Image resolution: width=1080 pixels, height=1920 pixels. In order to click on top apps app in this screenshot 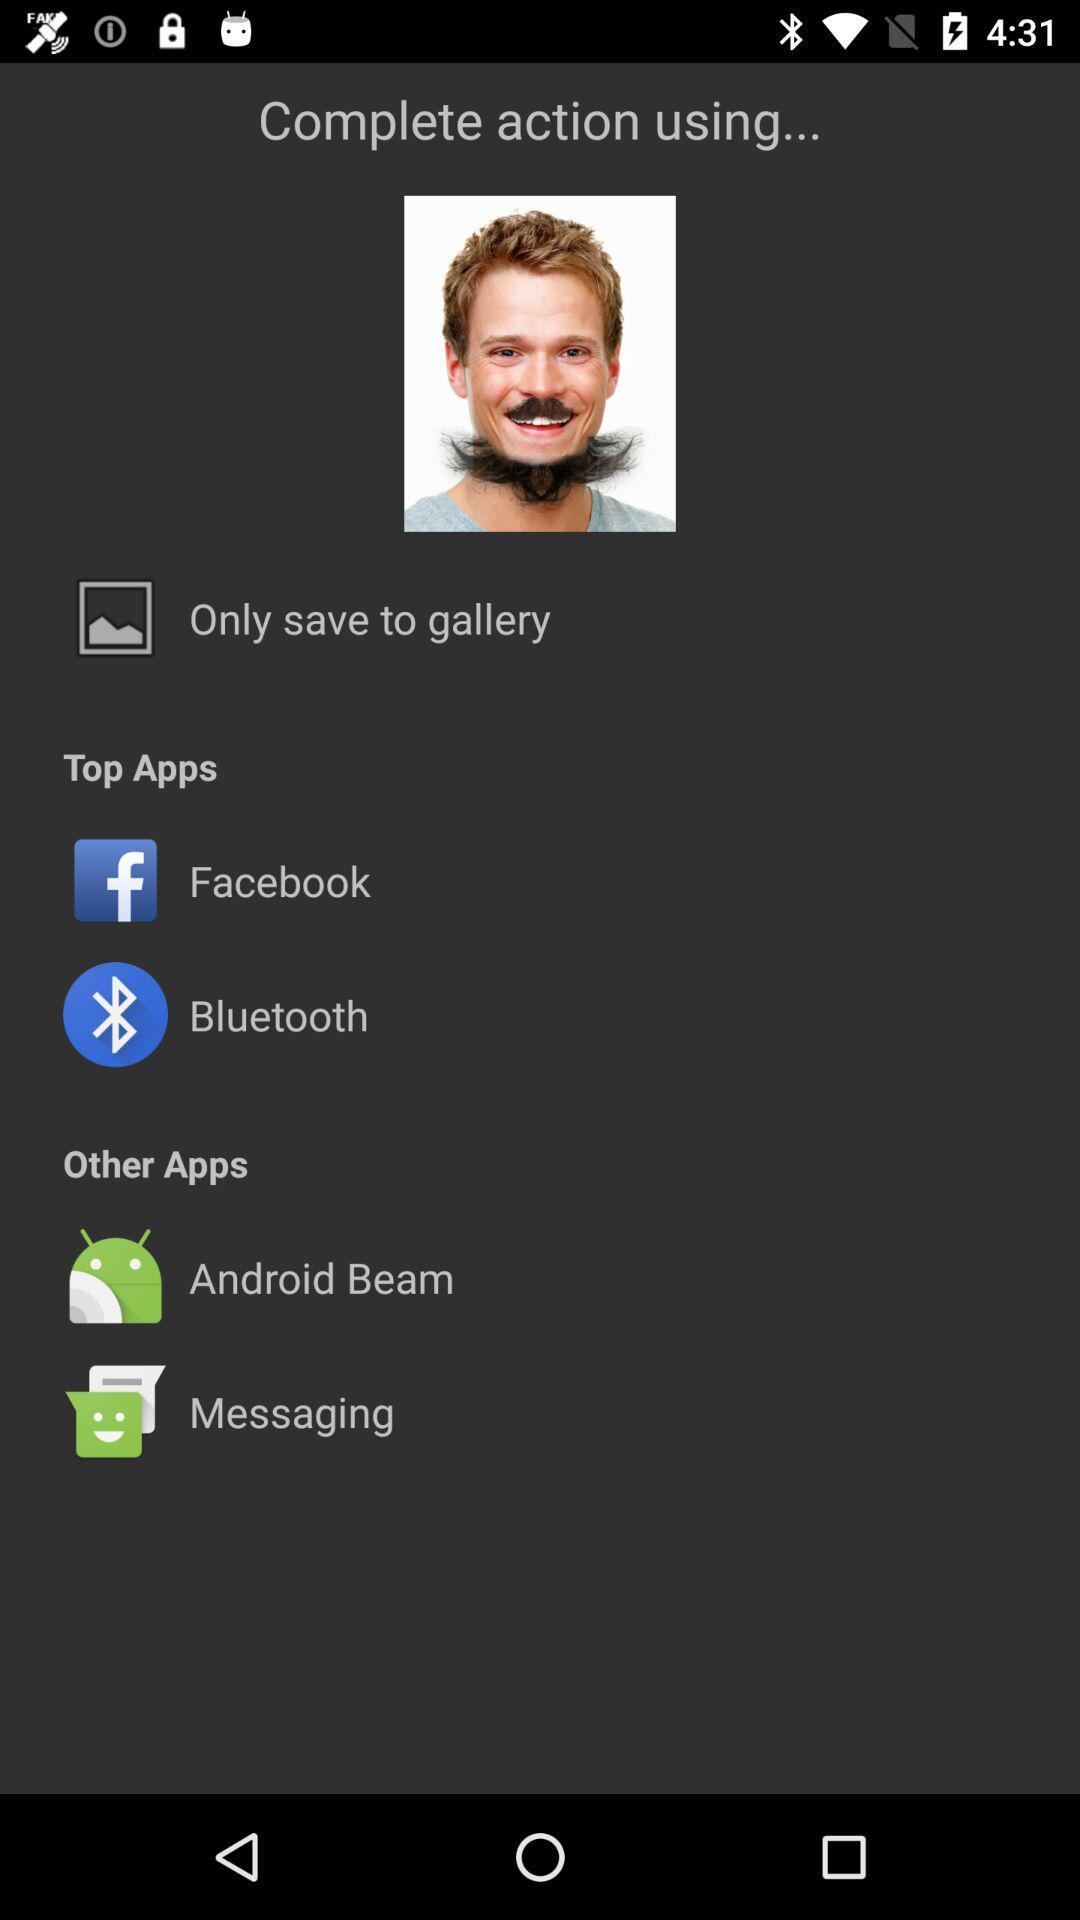, I will do `click(139, 765)`.